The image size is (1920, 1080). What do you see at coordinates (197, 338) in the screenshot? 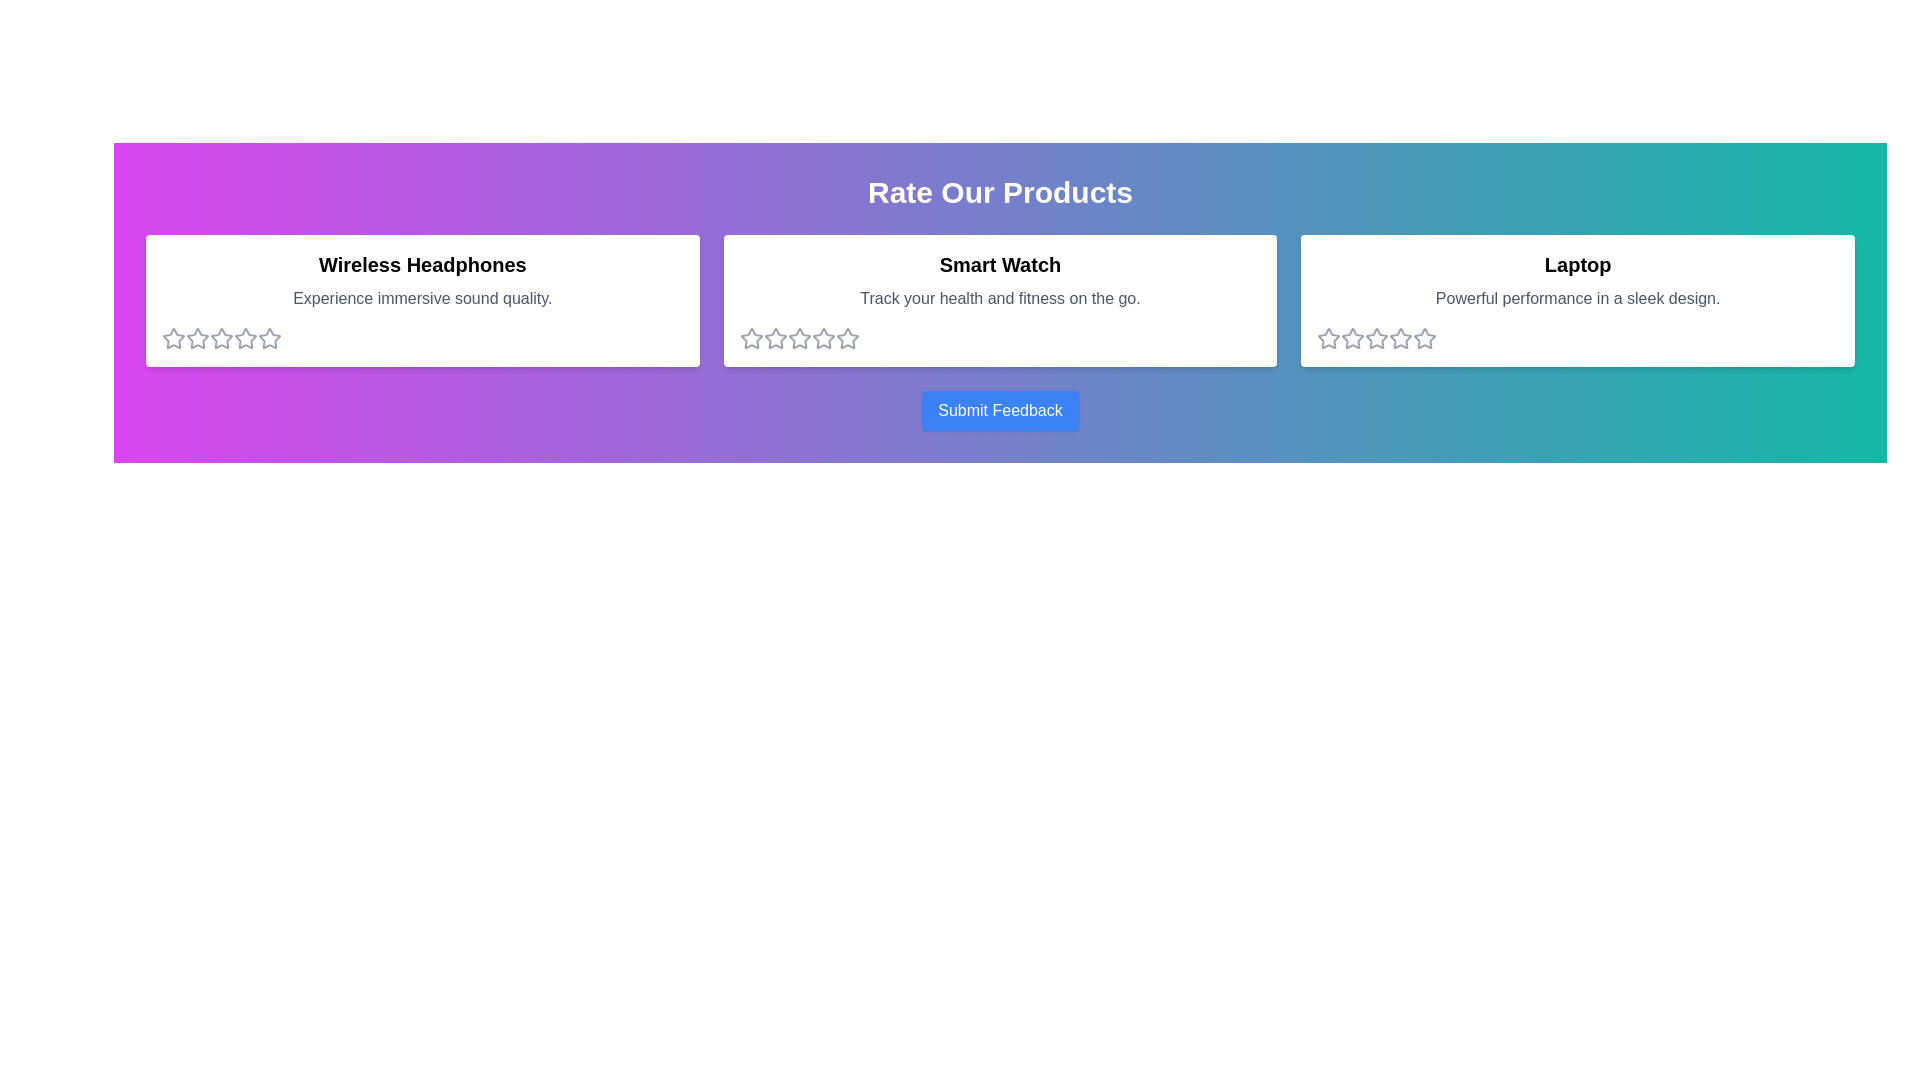
I see `the star corresponding to 2 stars to preview the rating` at bounding box center [197, 338].